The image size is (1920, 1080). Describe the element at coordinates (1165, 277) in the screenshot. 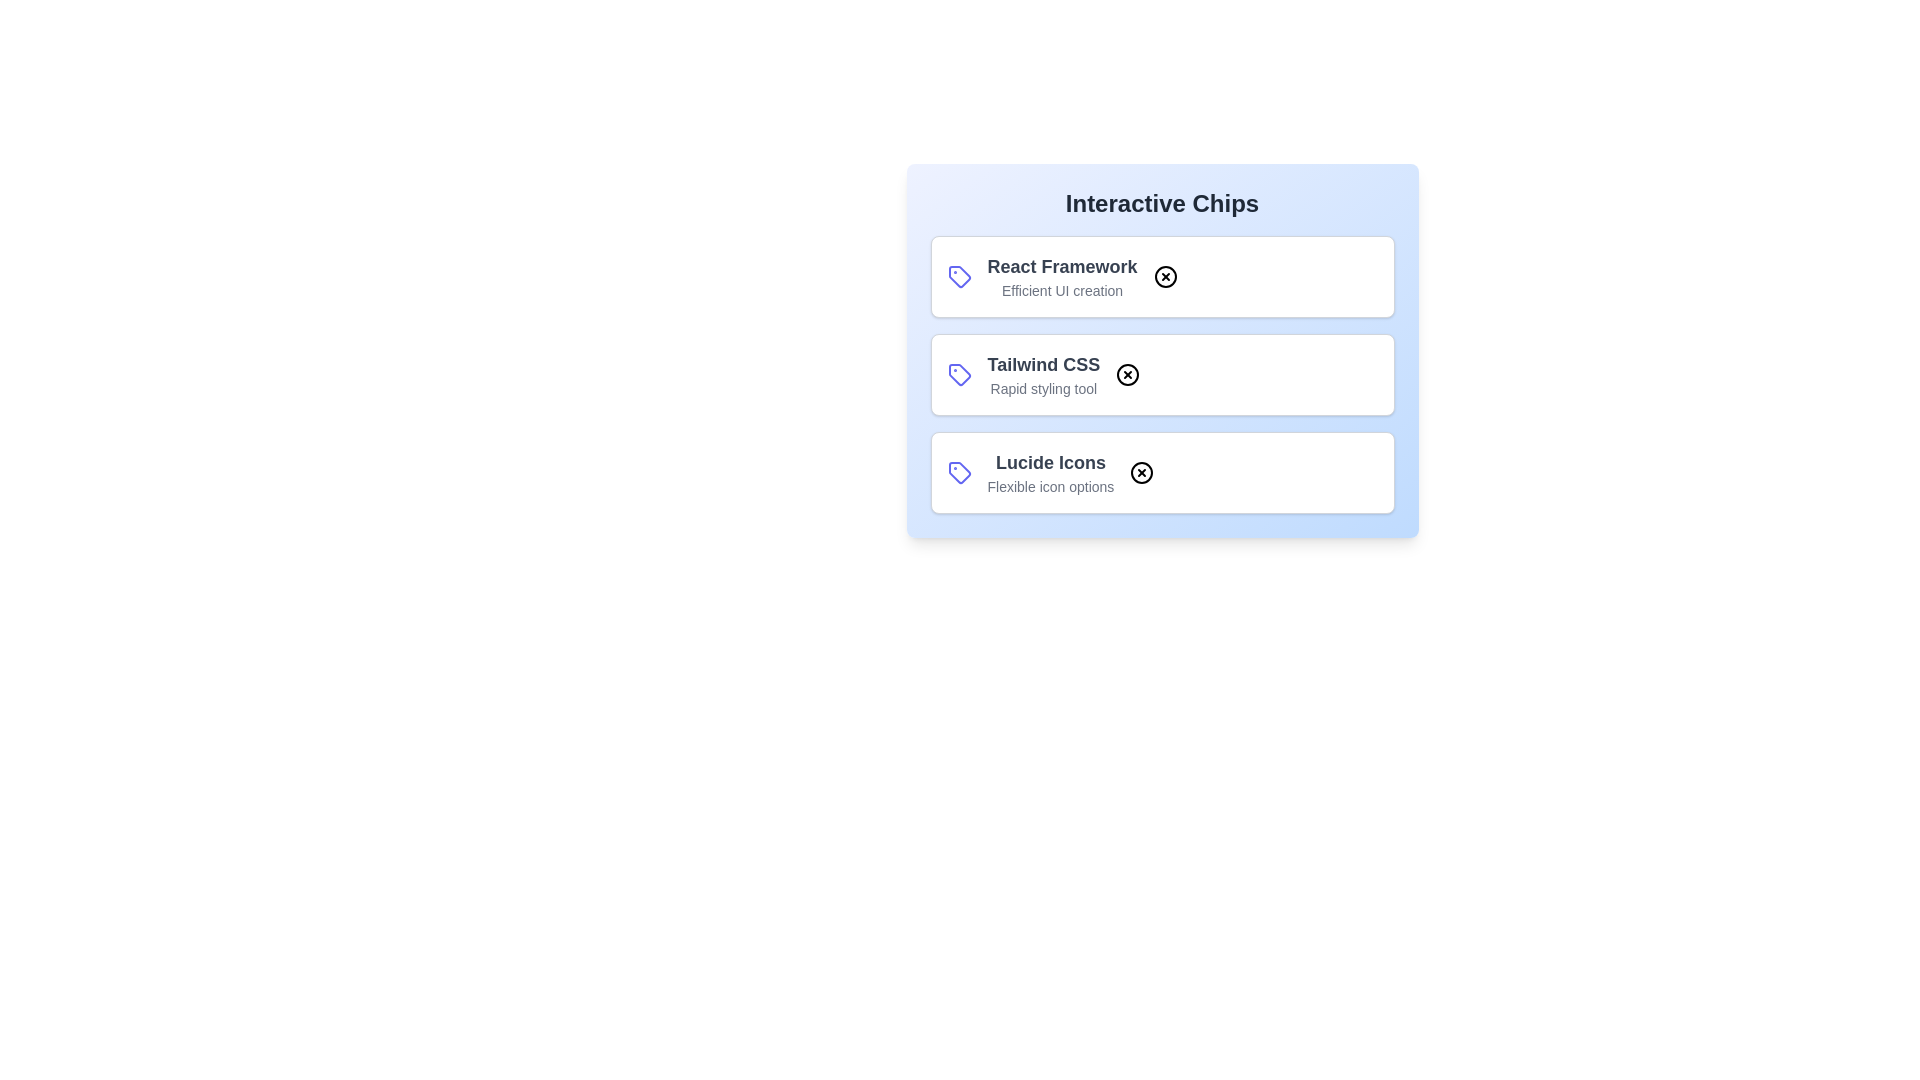

I see `close button on the chip labeled React Framework` at that location.